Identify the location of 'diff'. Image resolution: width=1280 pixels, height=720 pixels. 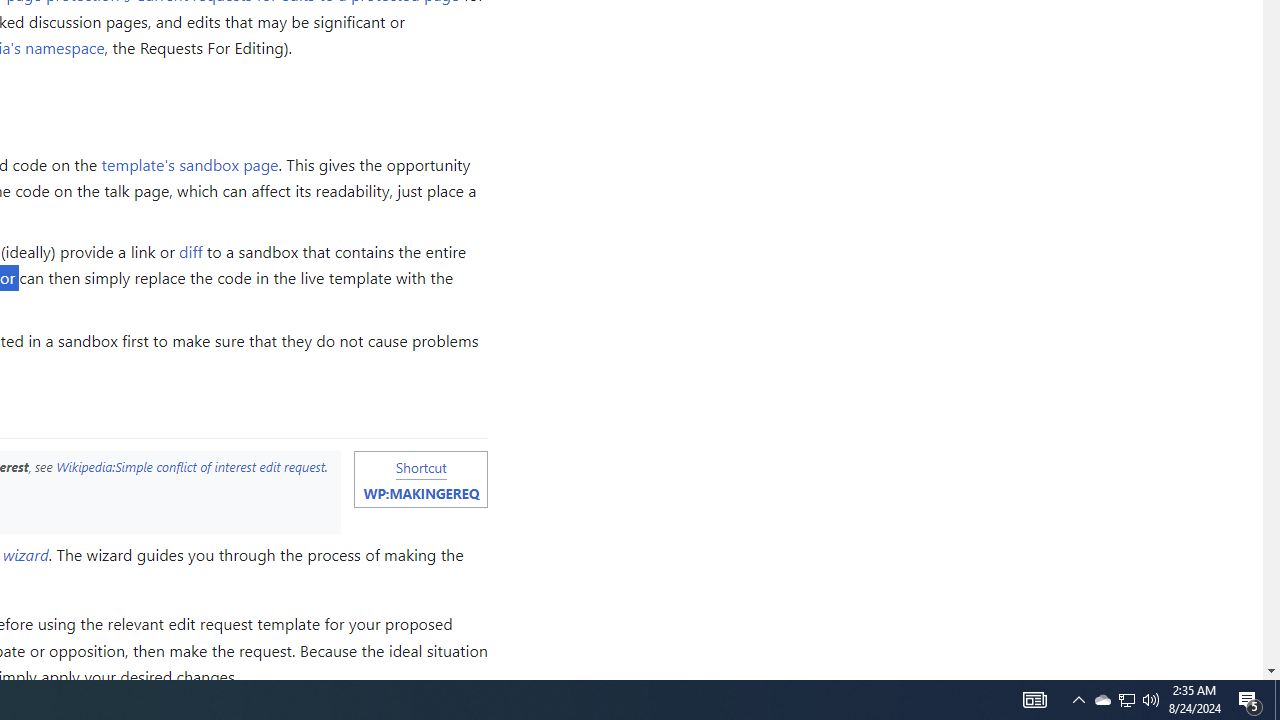
(191, 250).